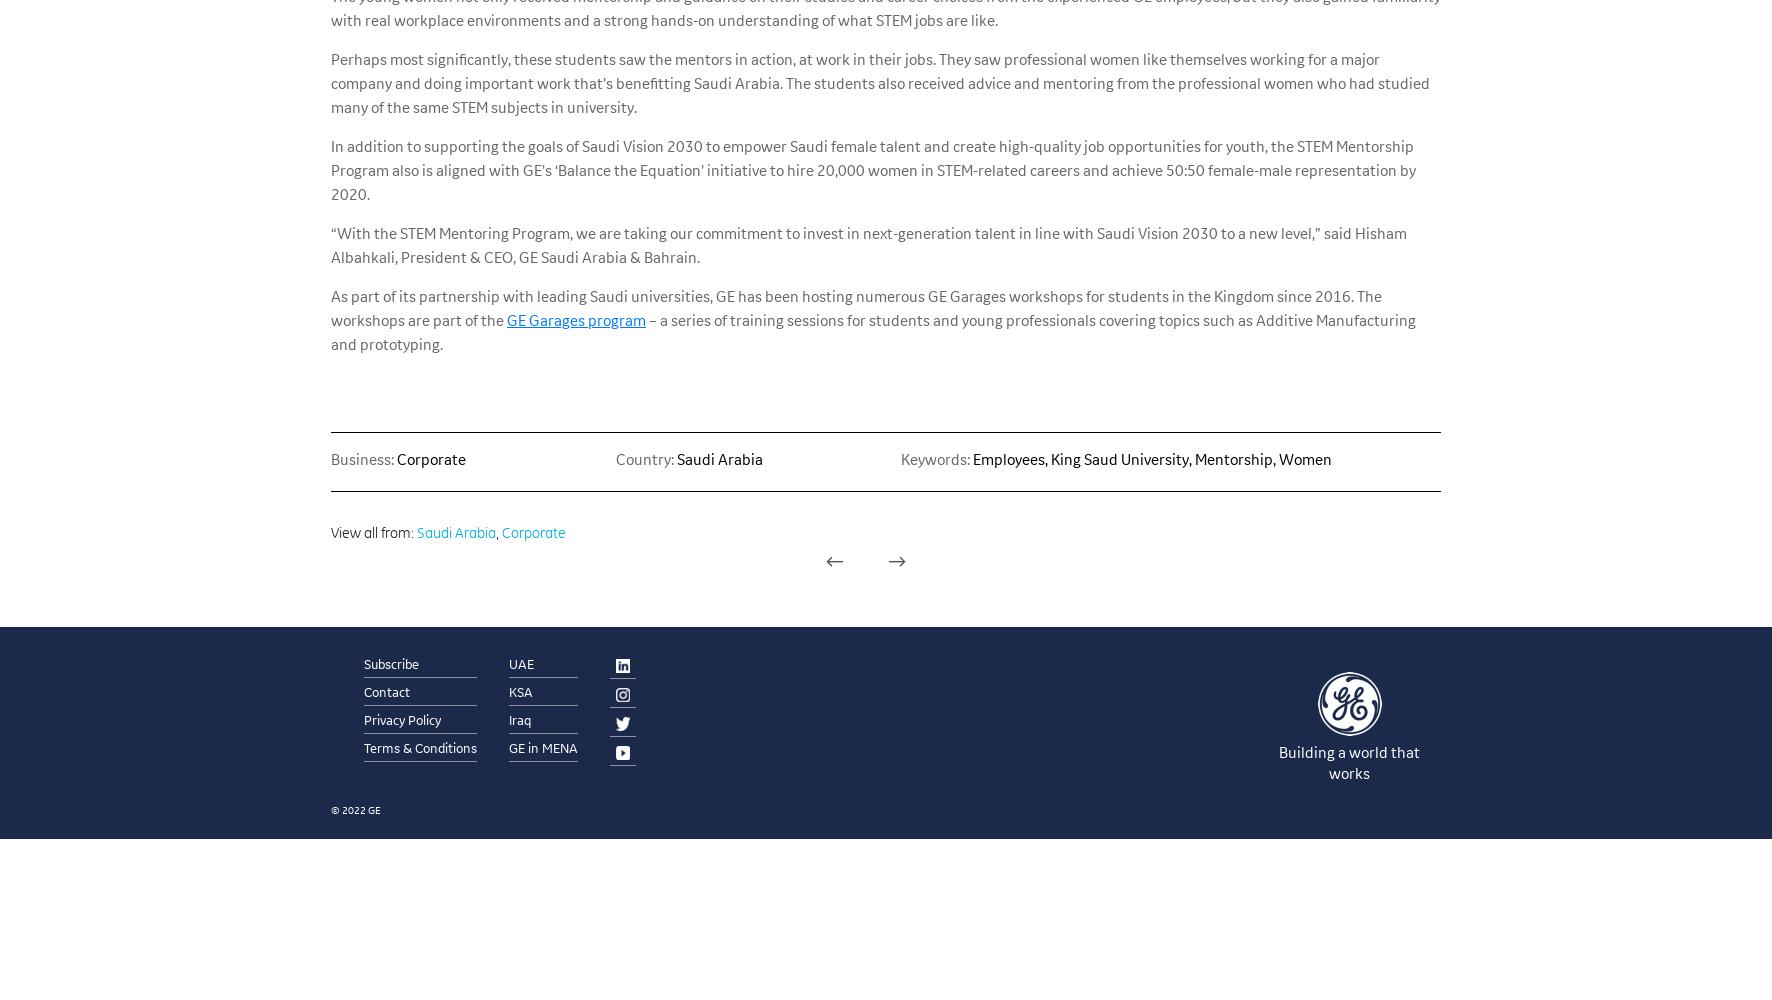 Image resolution: width=1772 pixels, height=1000 pixels. Describe the element at coordinates (873, 169) in the screenshot. I see `'In addition to supporting the goals of Saudi Vision 2030 to empower Saudi female talent and create high-quality job opportunities for youth, the STEM Mentorship Program also is aligned with GE’s ‘Balance the Equation’ initiative to hire 20,000 women in STEM-related careers and achieve 50:50 female-male representation by 2020.'` at that location.